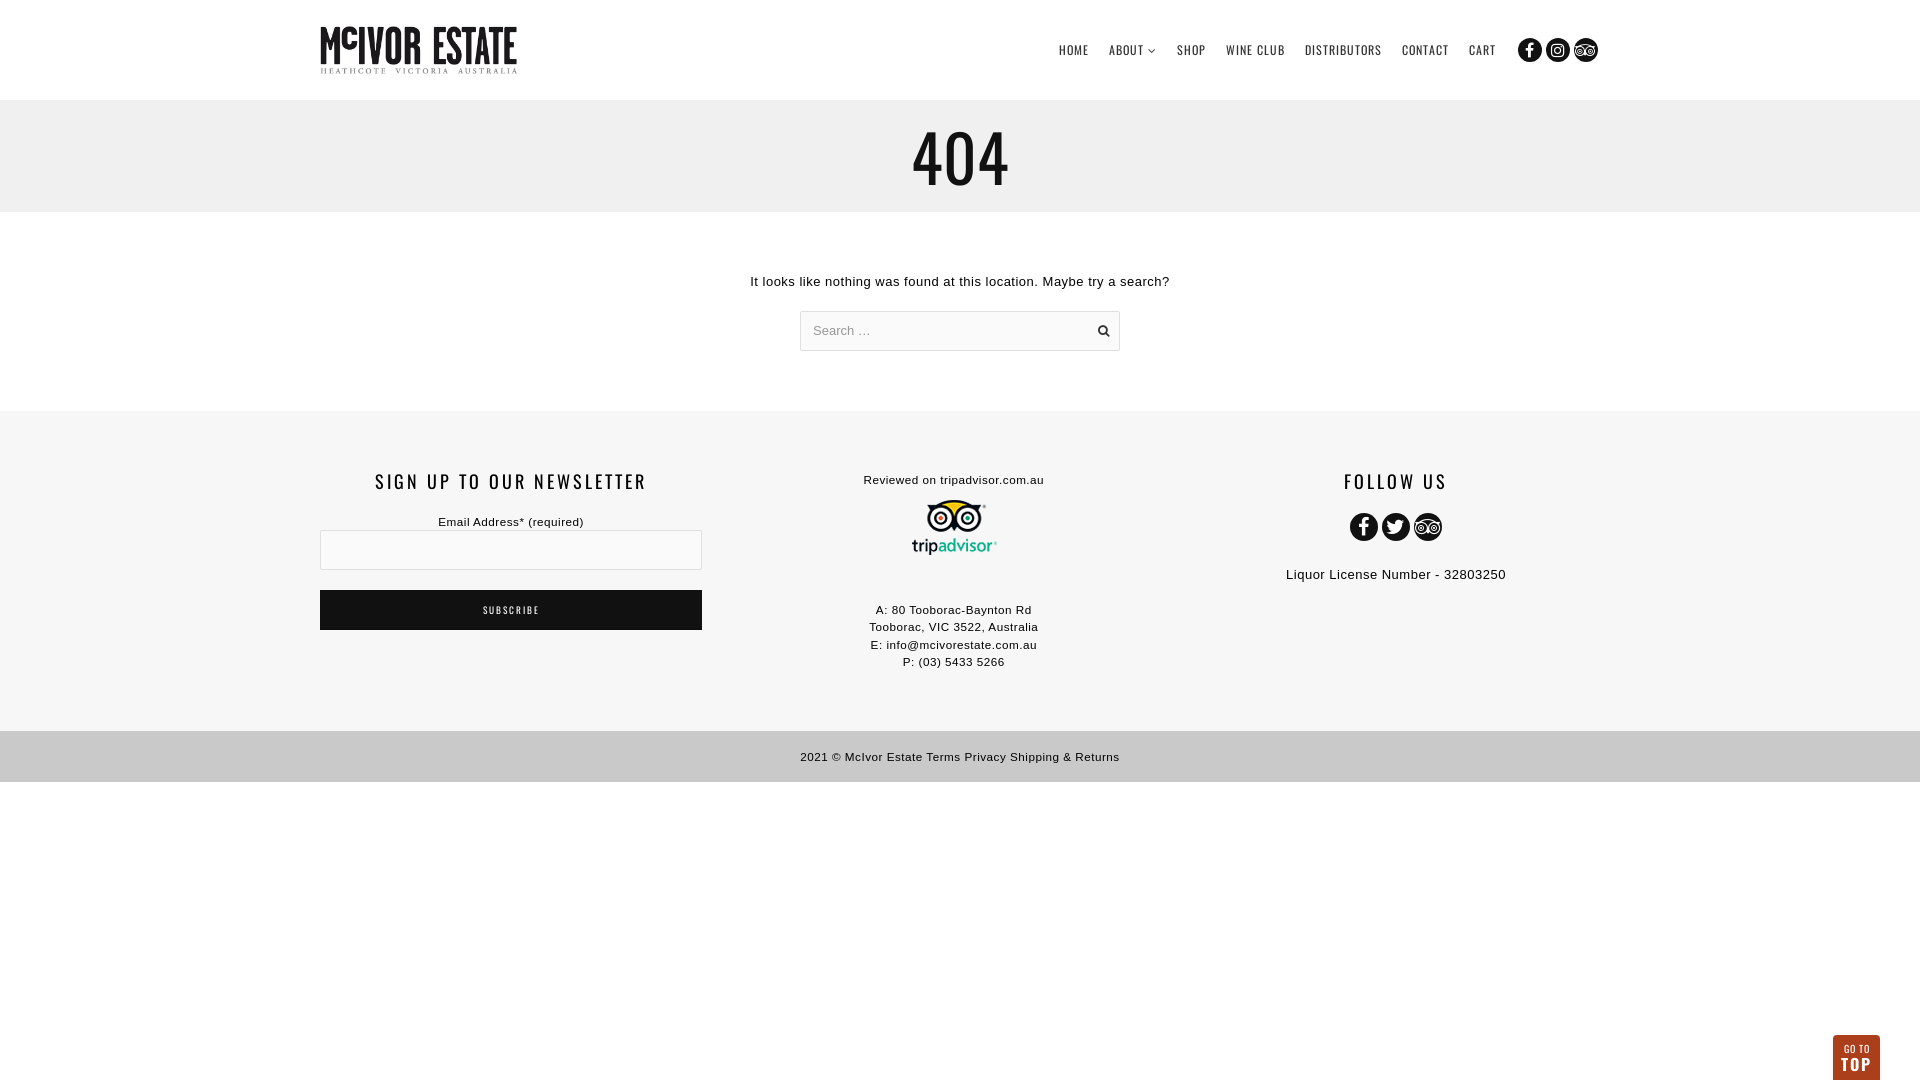 Image resolution: width=1920 pixels, height=1080 pixels. I want to click on 'Shipping & Returns', so click(1064, 756).